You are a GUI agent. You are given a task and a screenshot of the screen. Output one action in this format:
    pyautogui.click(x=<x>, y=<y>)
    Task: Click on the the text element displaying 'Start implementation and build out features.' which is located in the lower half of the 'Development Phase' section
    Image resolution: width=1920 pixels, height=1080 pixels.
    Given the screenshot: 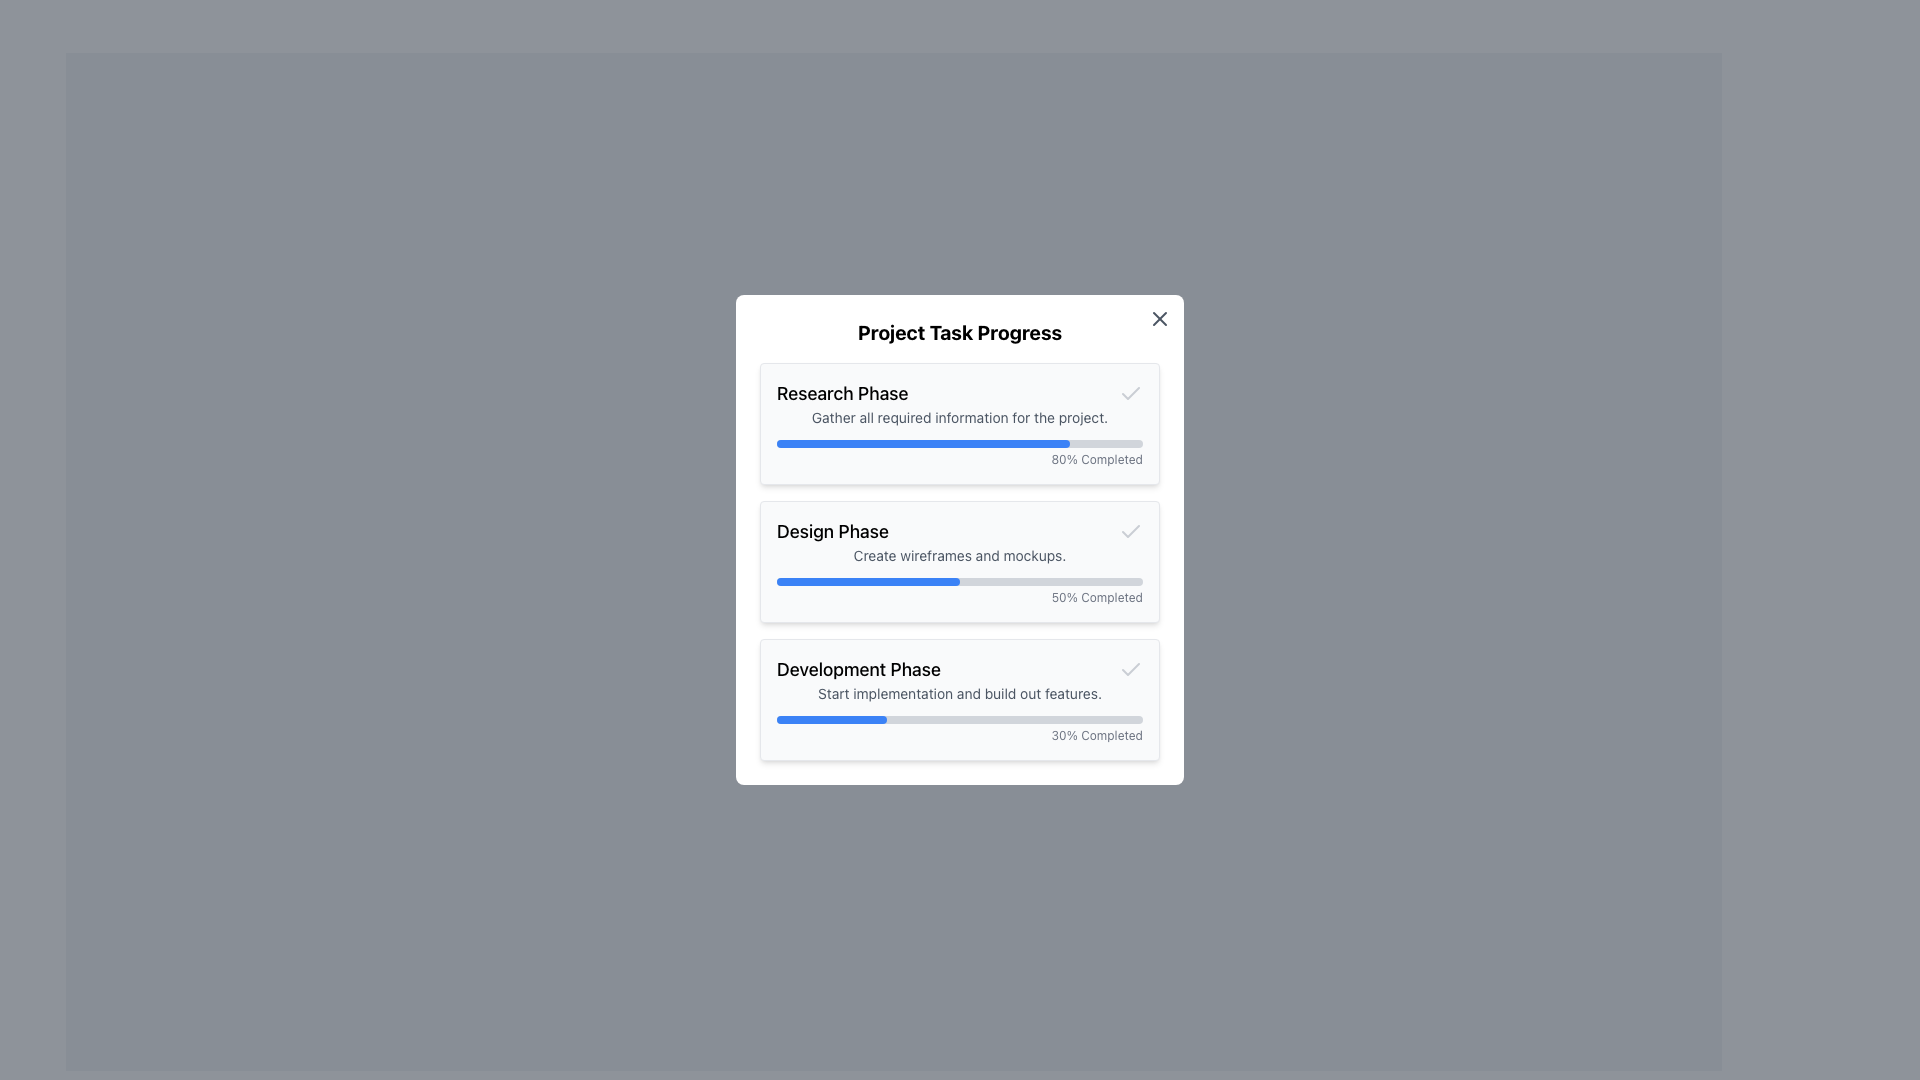 What is the action you would take?
    pyautogui.click(x=960, y=693)
    